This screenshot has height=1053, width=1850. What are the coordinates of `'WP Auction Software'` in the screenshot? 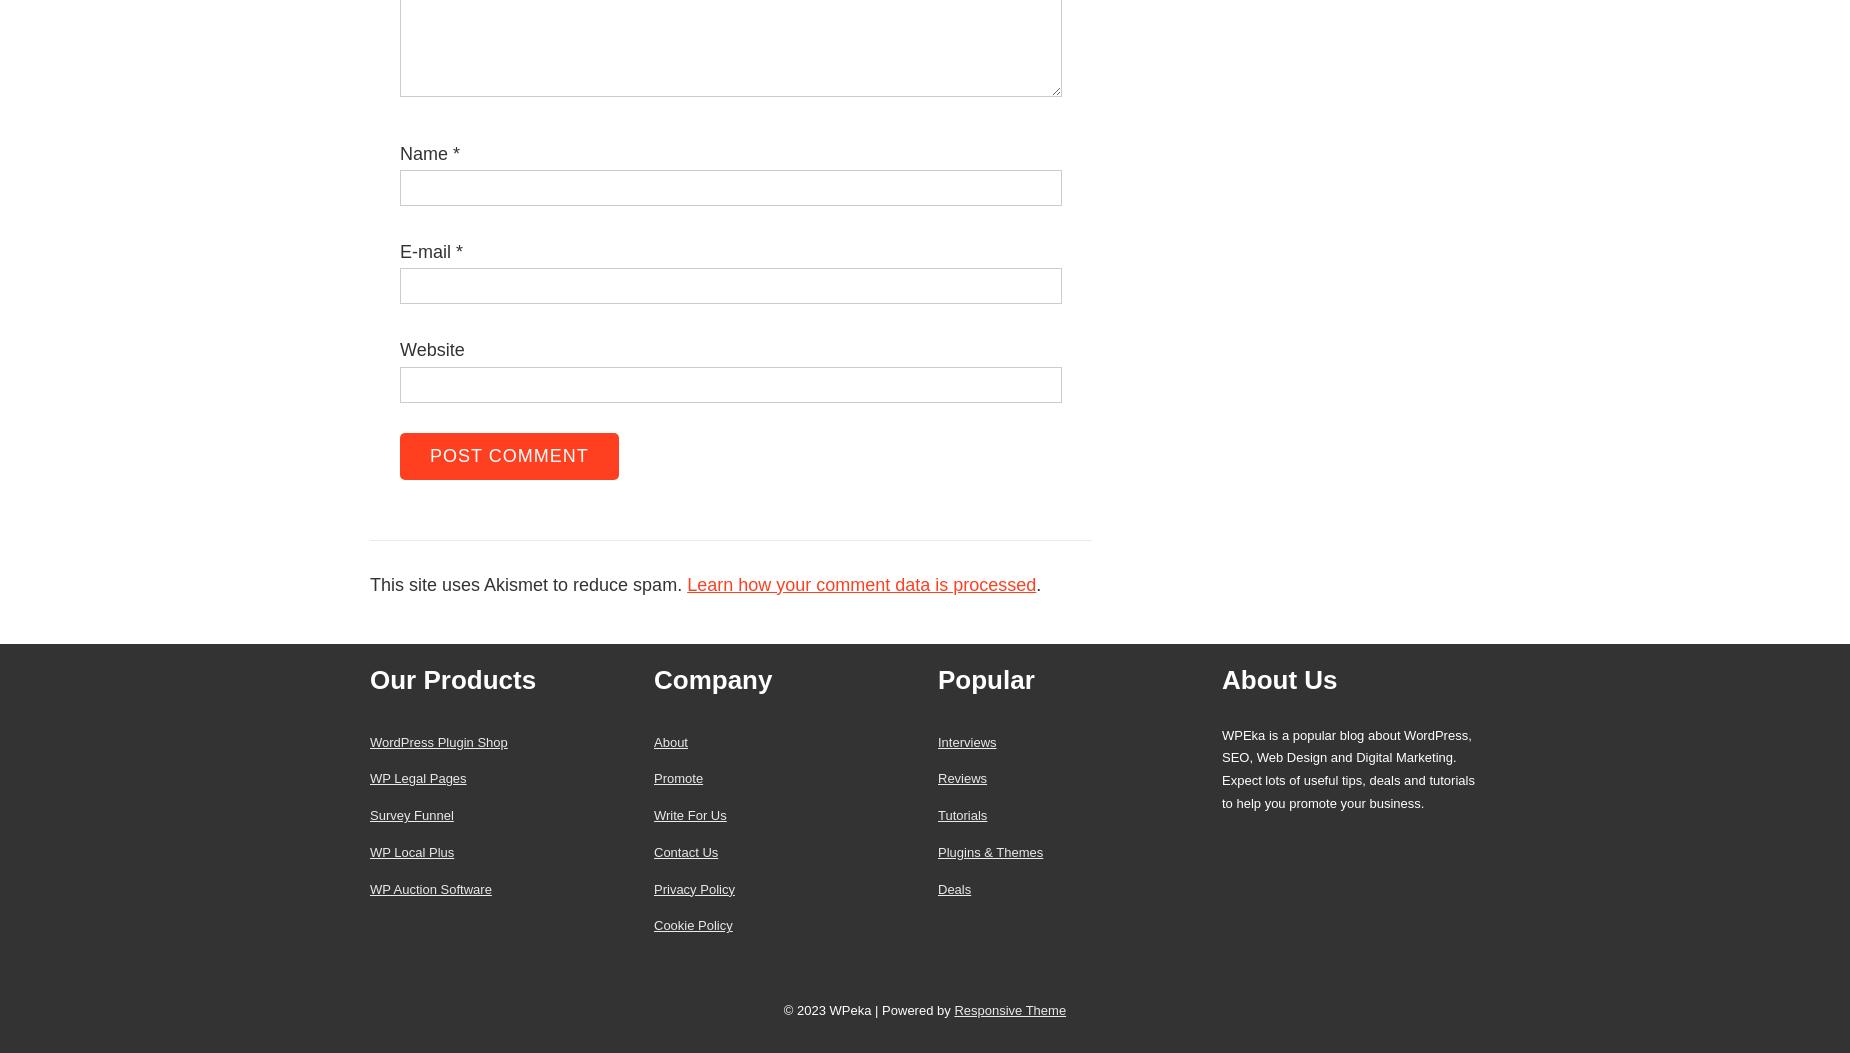 It's located at (369, 888).